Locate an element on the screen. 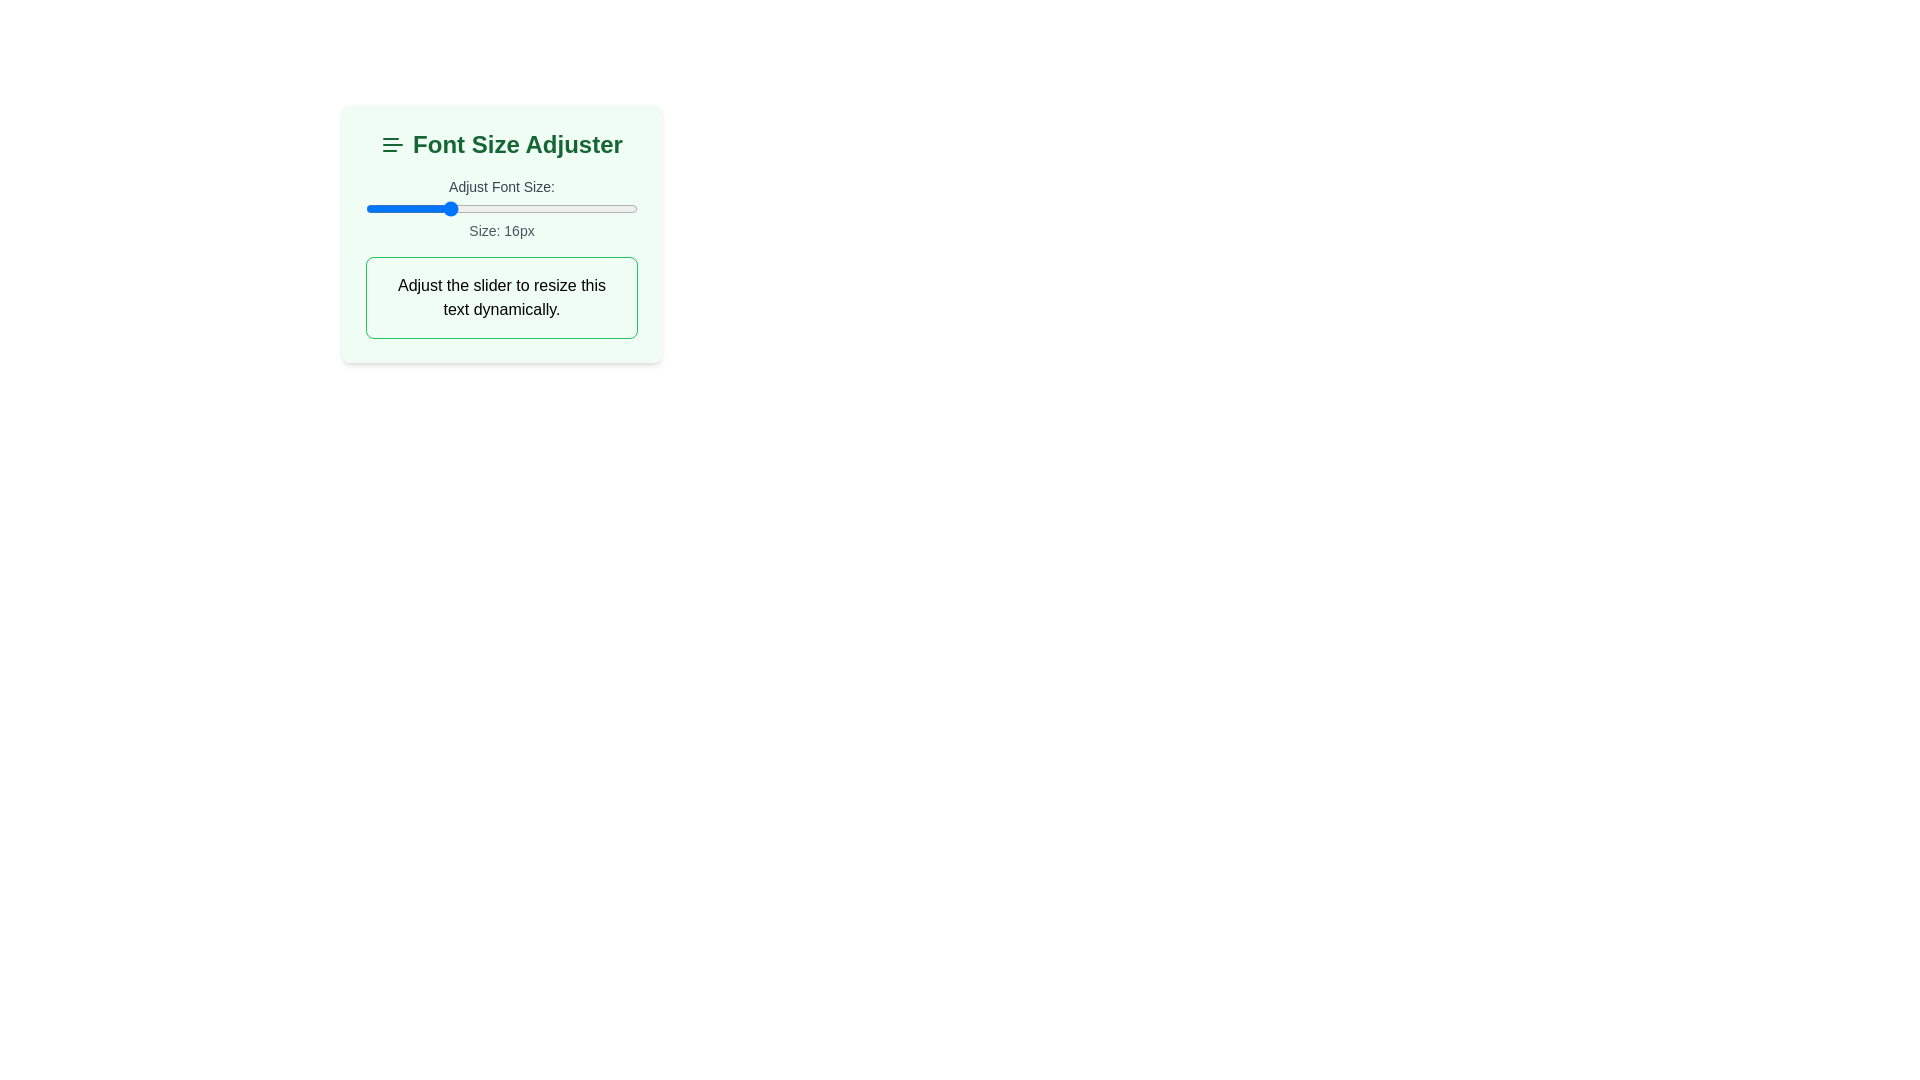 This screenshot has width=1920, height=1080. the slider to set the font size to 10 px is located at coordinates (365, 208).